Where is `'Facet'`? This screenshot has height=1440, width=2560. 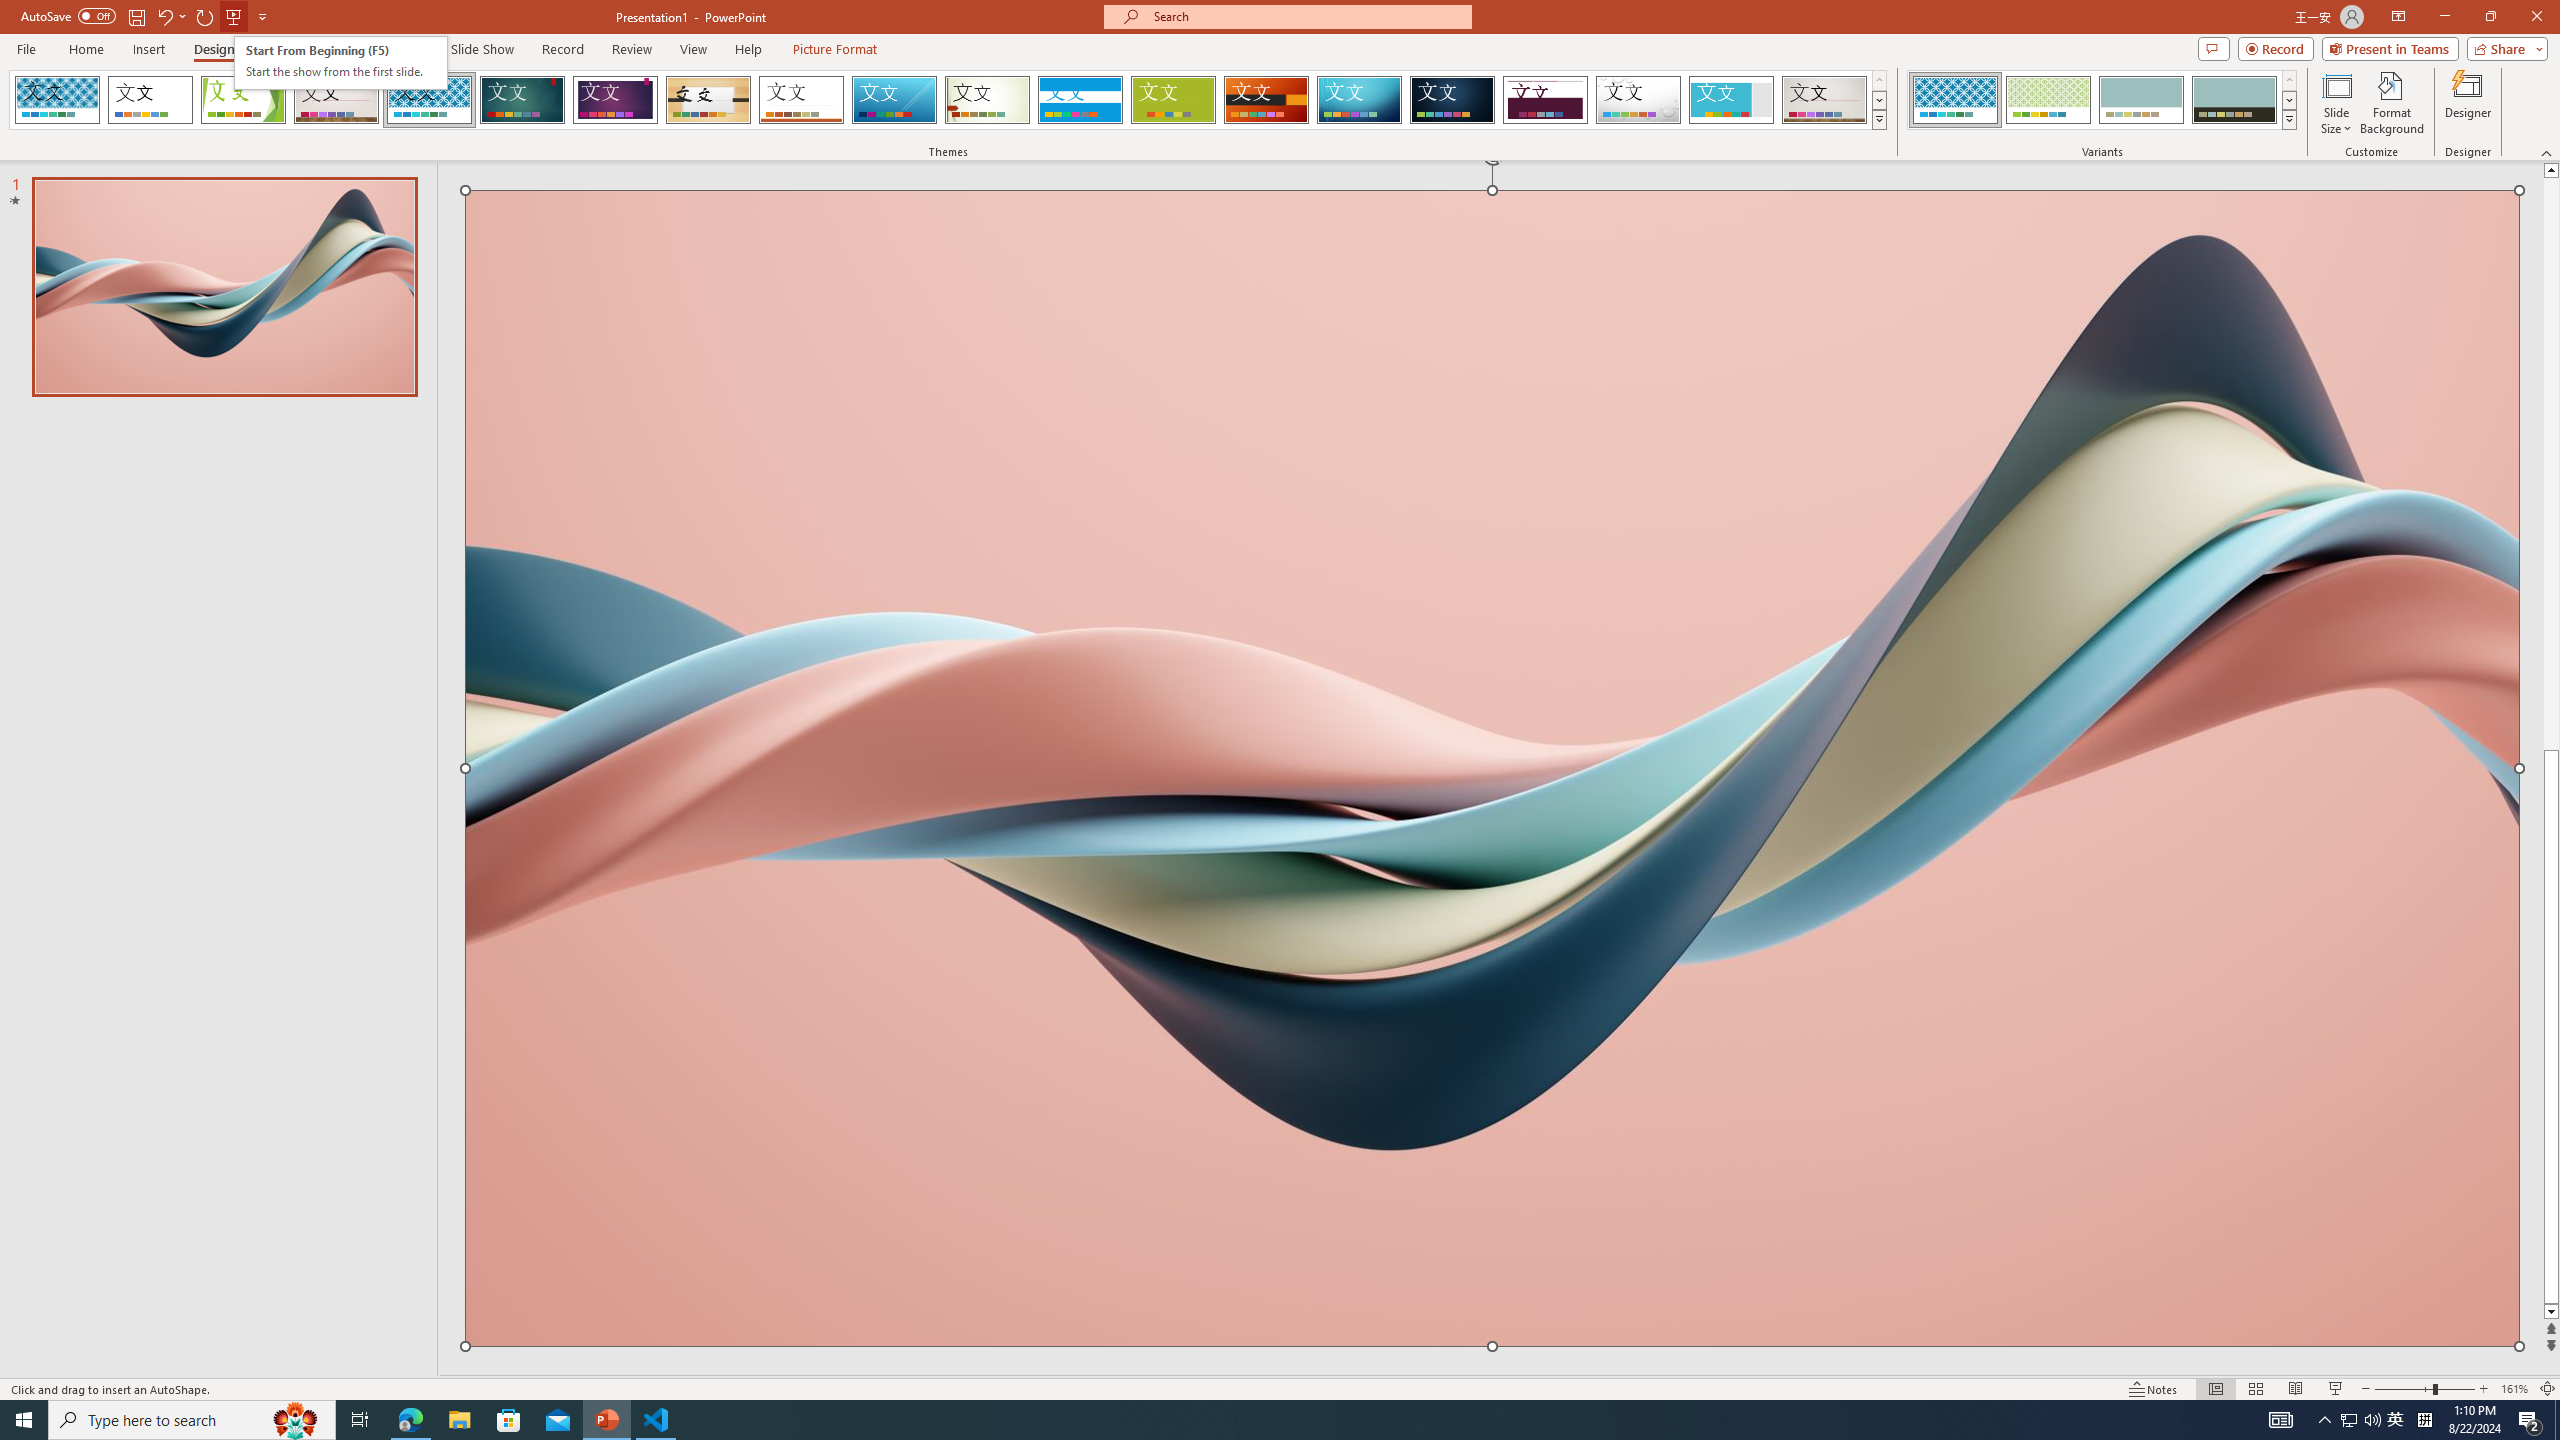
'Facet' is located at coordinates (242, 99).